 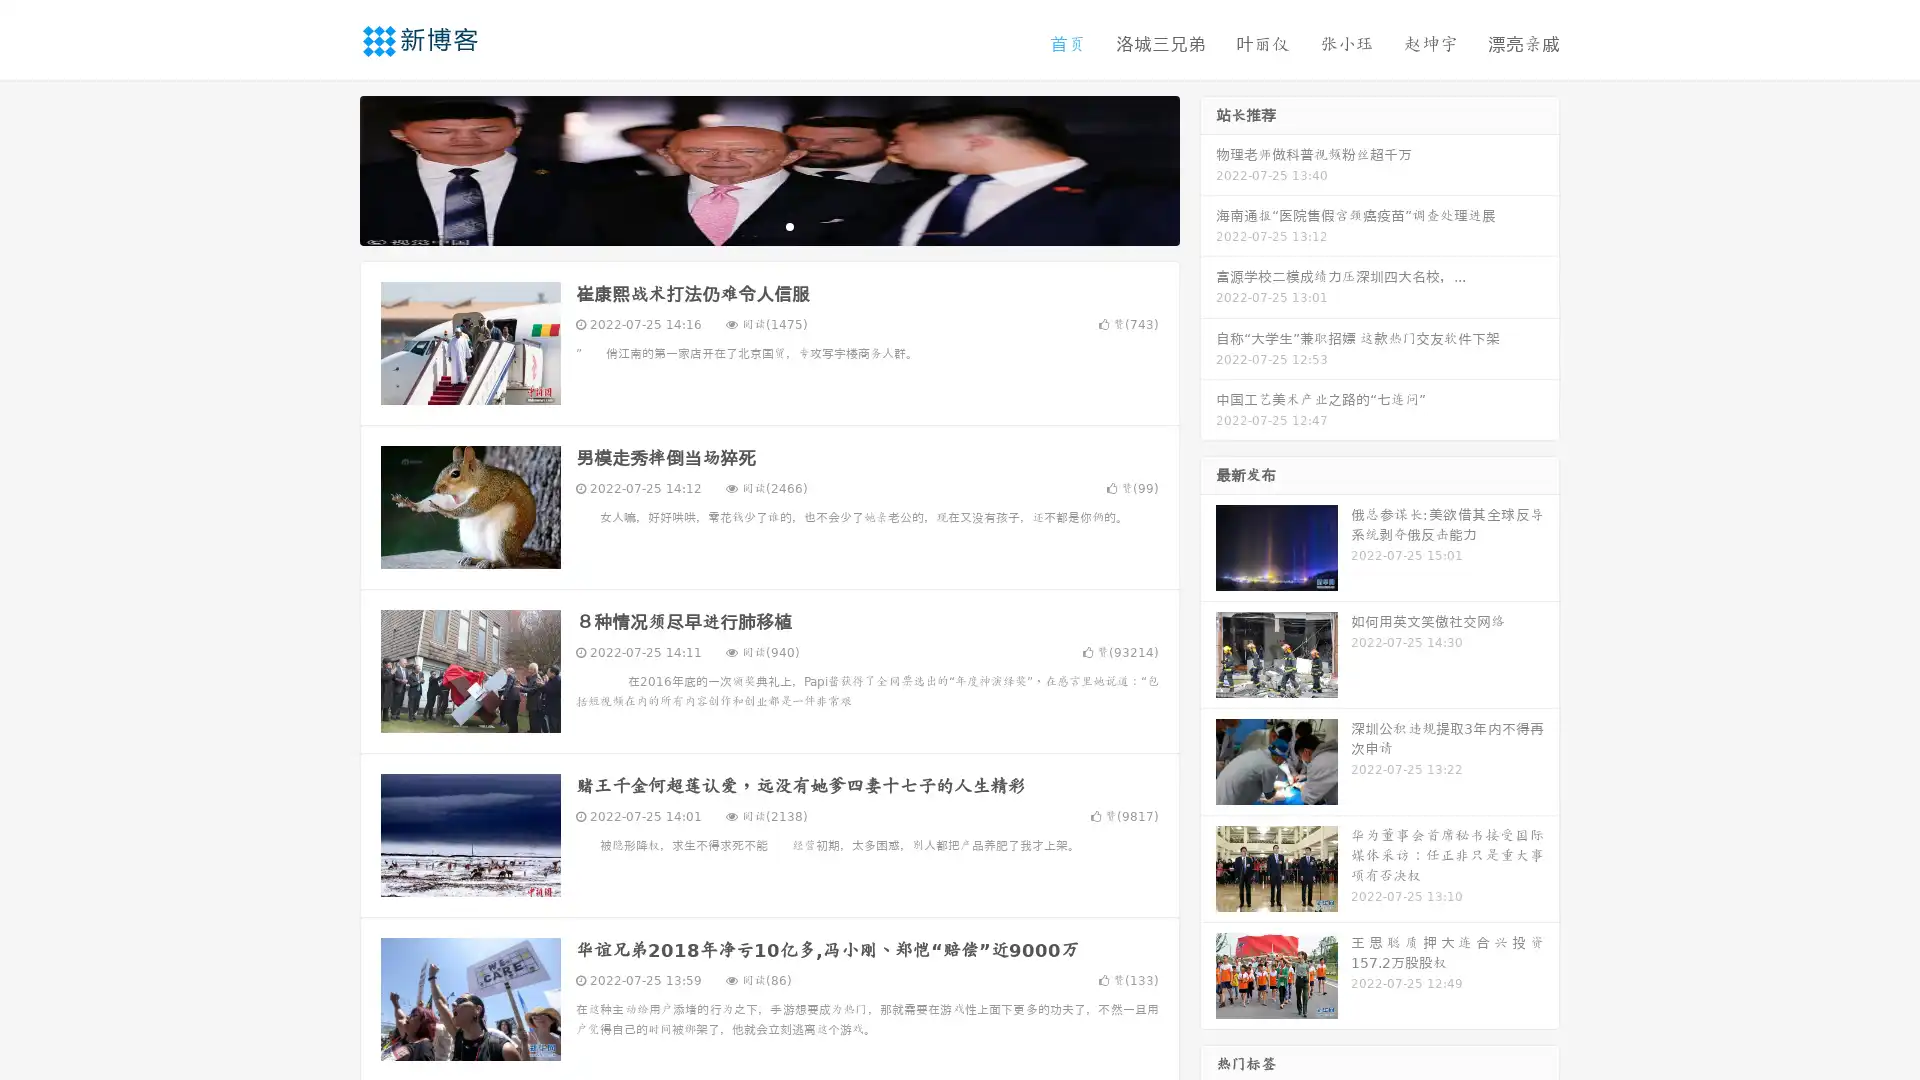 What do you see at coordinates (748, 225) in the screenshot?
I see `Go to slide 1` at bounding box center [748, 225].